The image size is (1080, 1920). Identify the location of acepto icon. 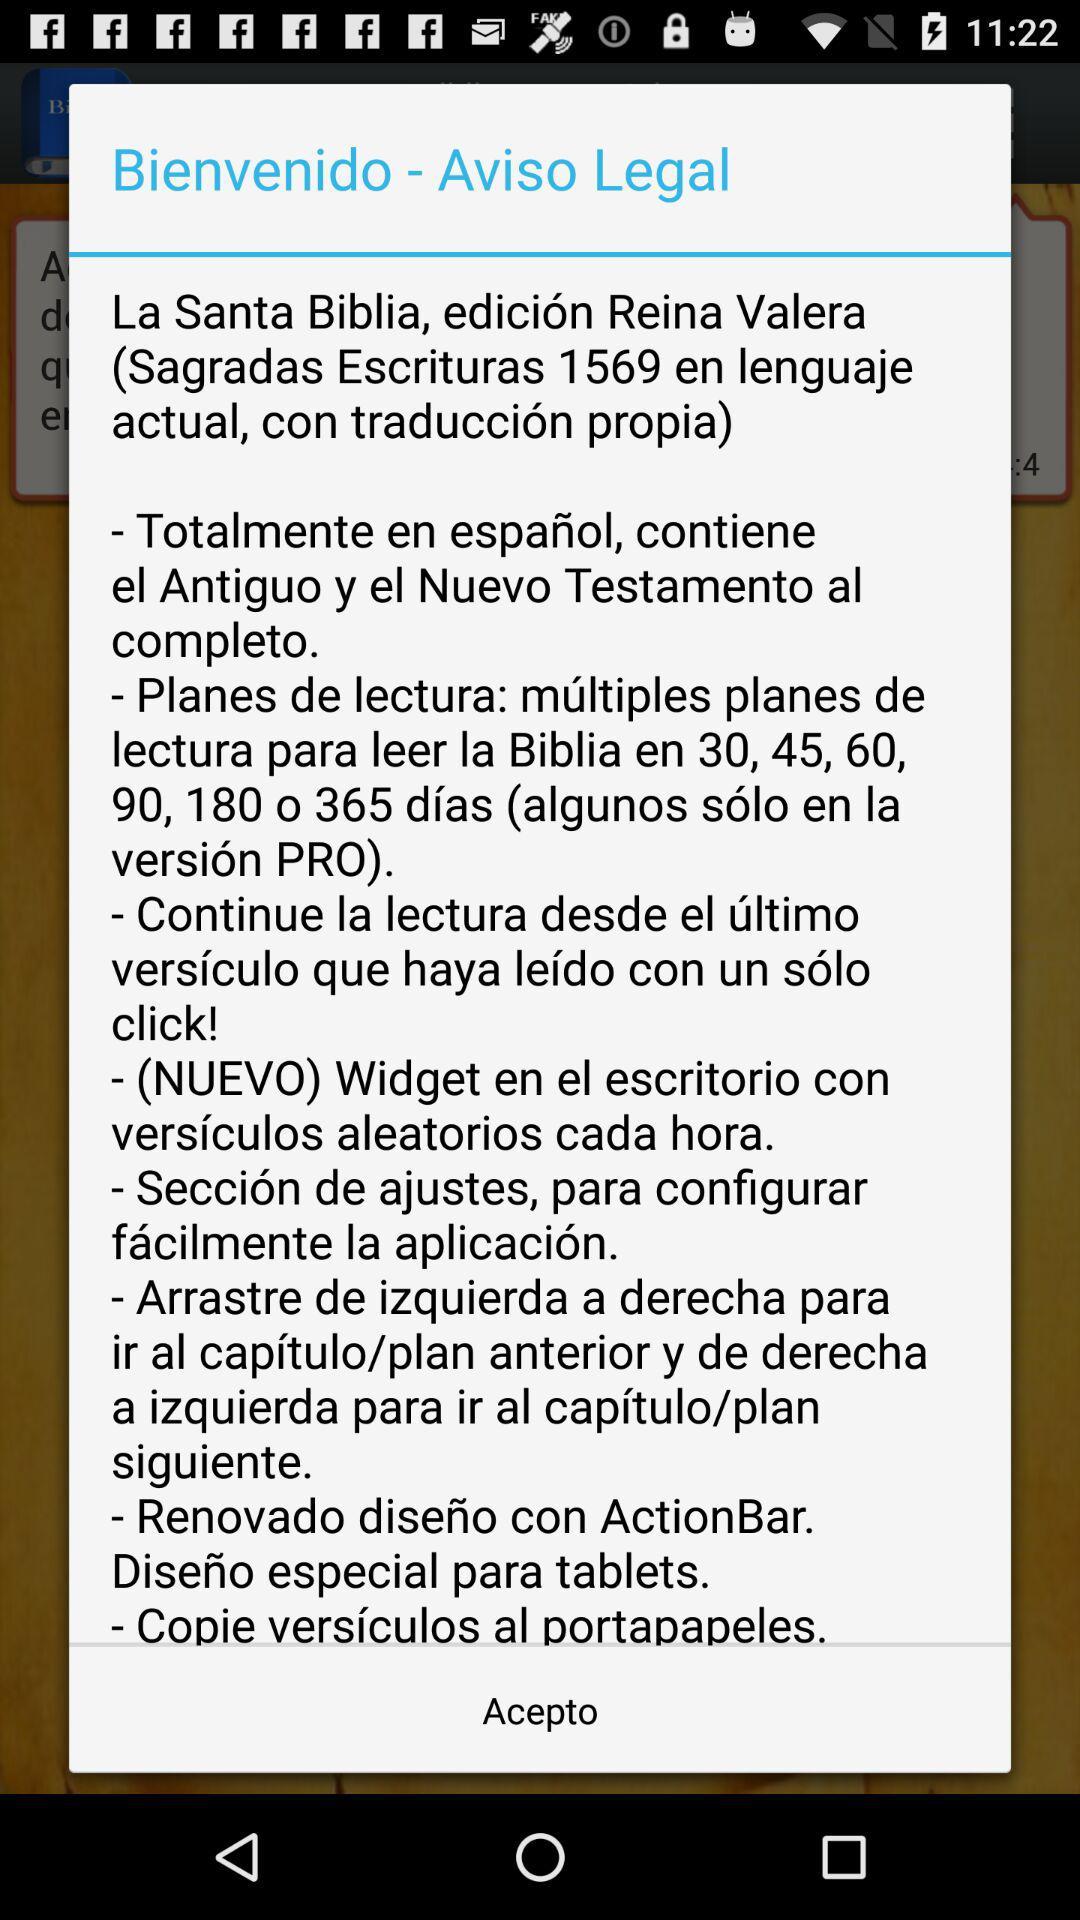
(540, 1708).